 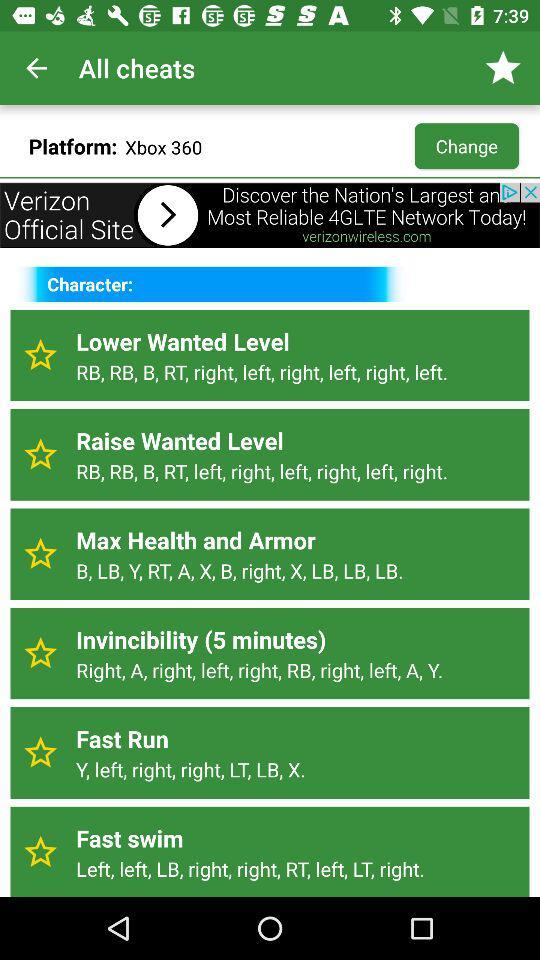 I want to click on favorite, so click(x=40, y=554).